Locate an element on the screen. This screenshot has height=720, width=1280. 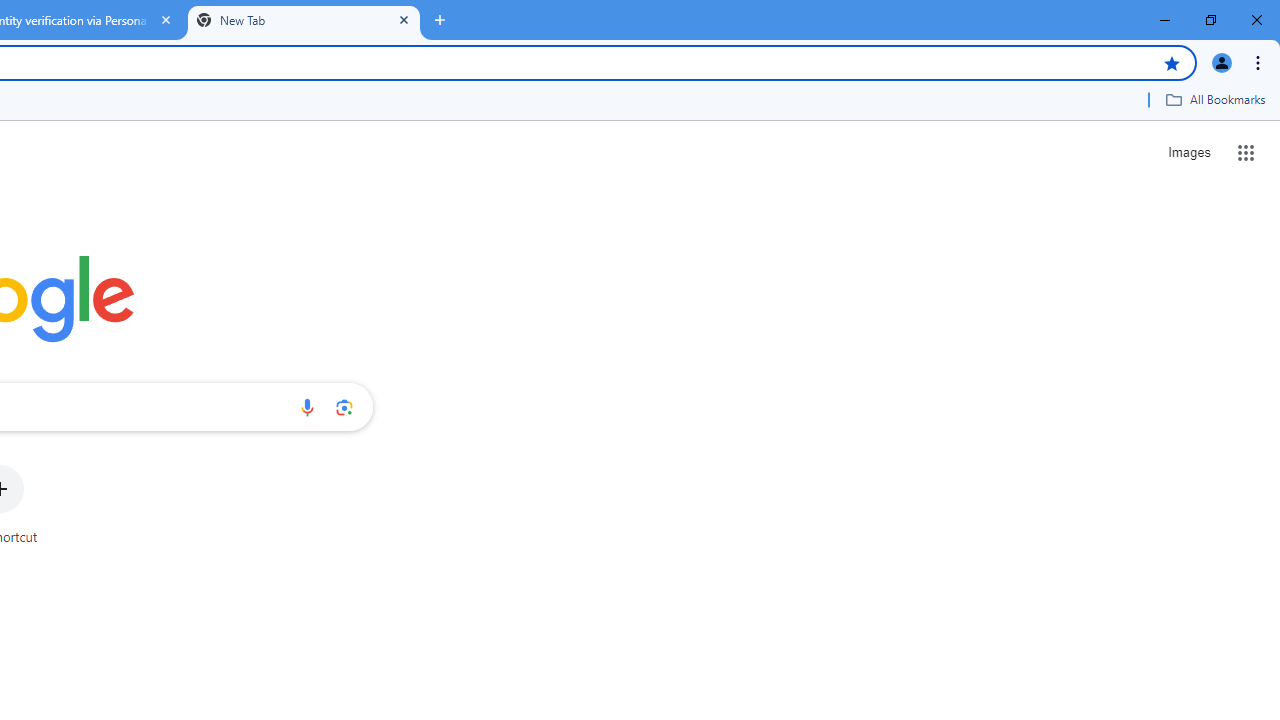
'Search by image' is located at coordinates (344, 406).